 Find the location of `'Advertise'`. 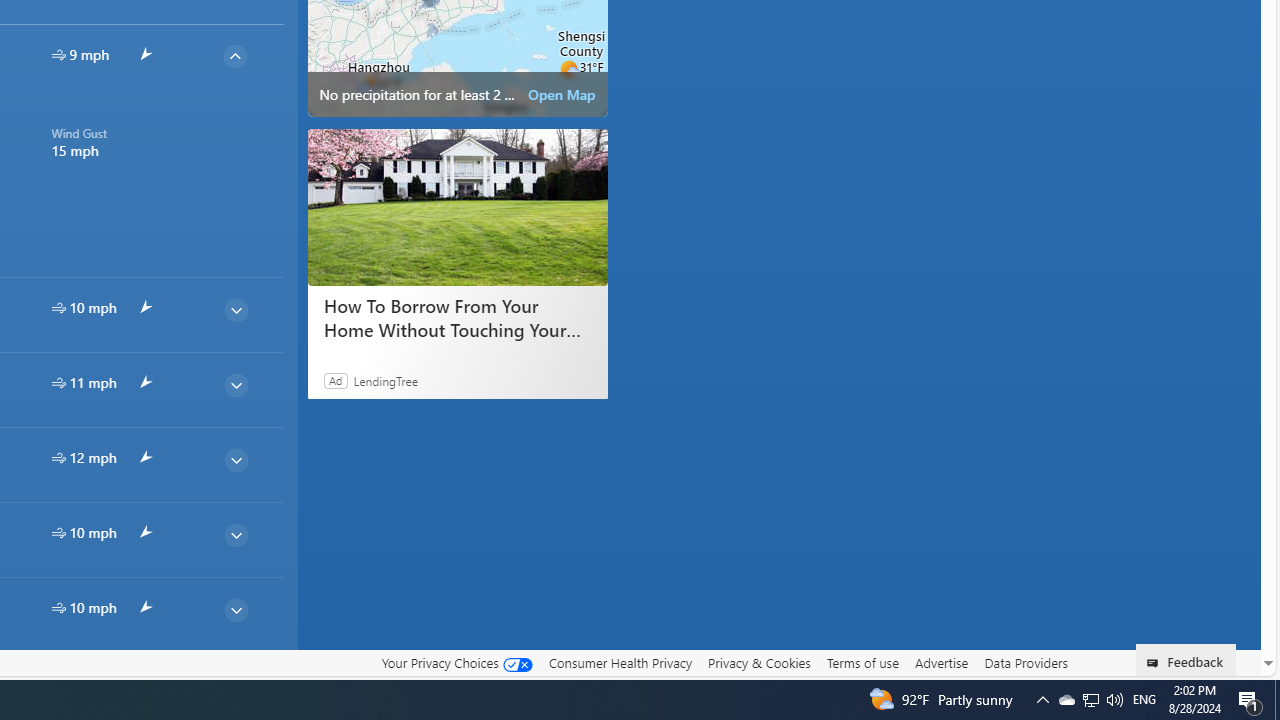

'Advertise' is located at coordinates (940, 663).